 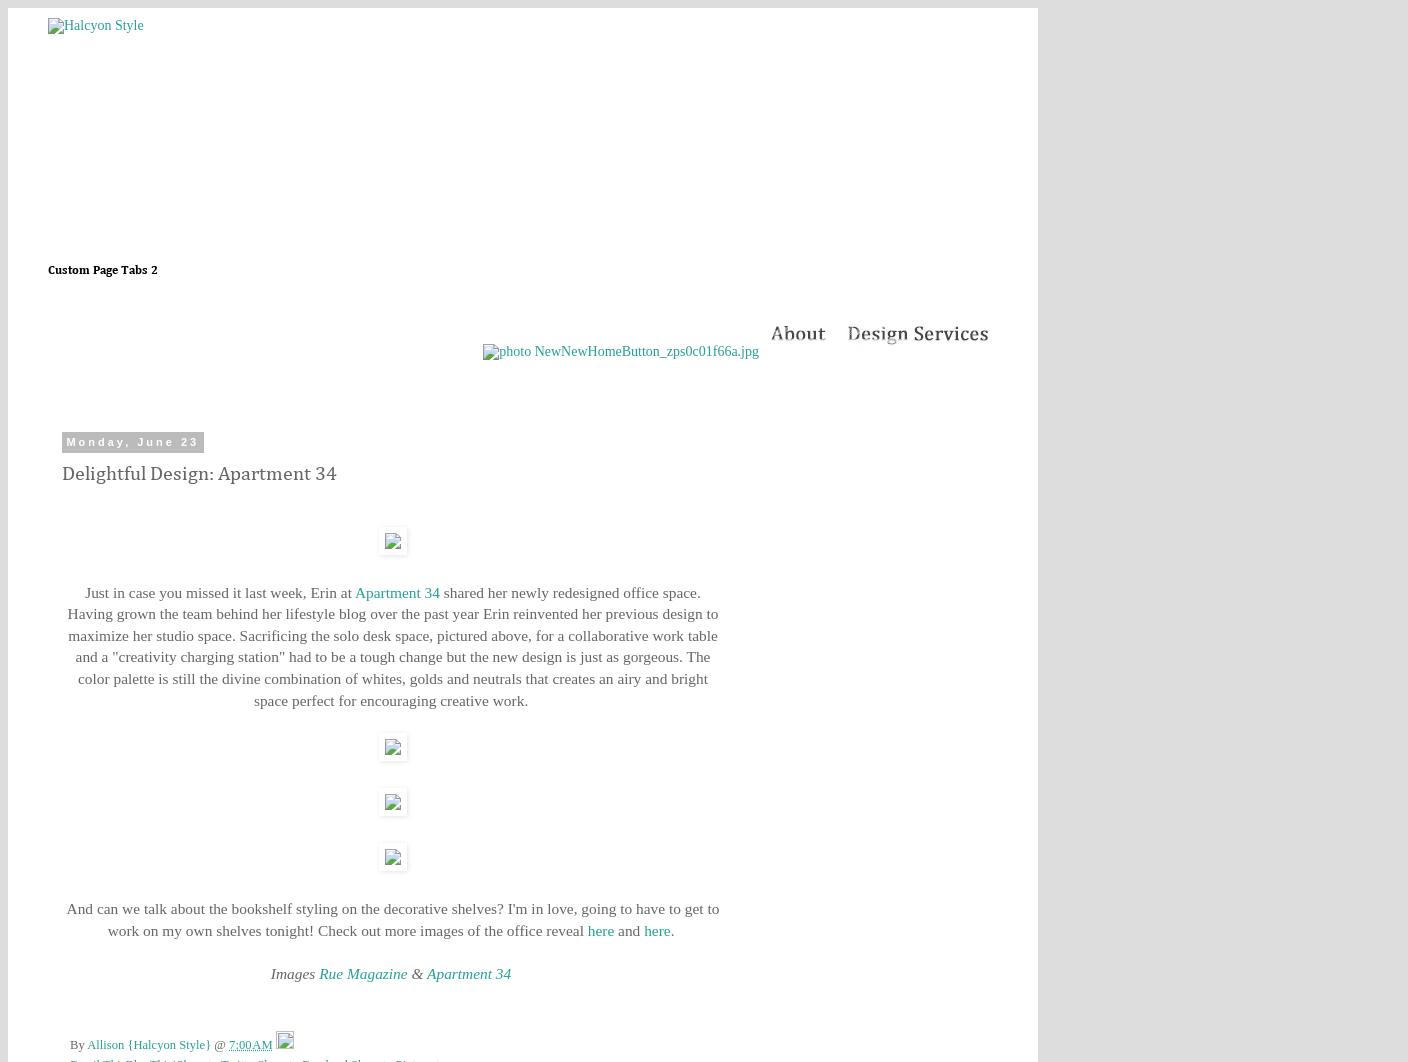 What do you see at coordinates (103, 270) in the screenshot?
I see `'Custom Page Tabs 2'` at bounding box center [103, 270].